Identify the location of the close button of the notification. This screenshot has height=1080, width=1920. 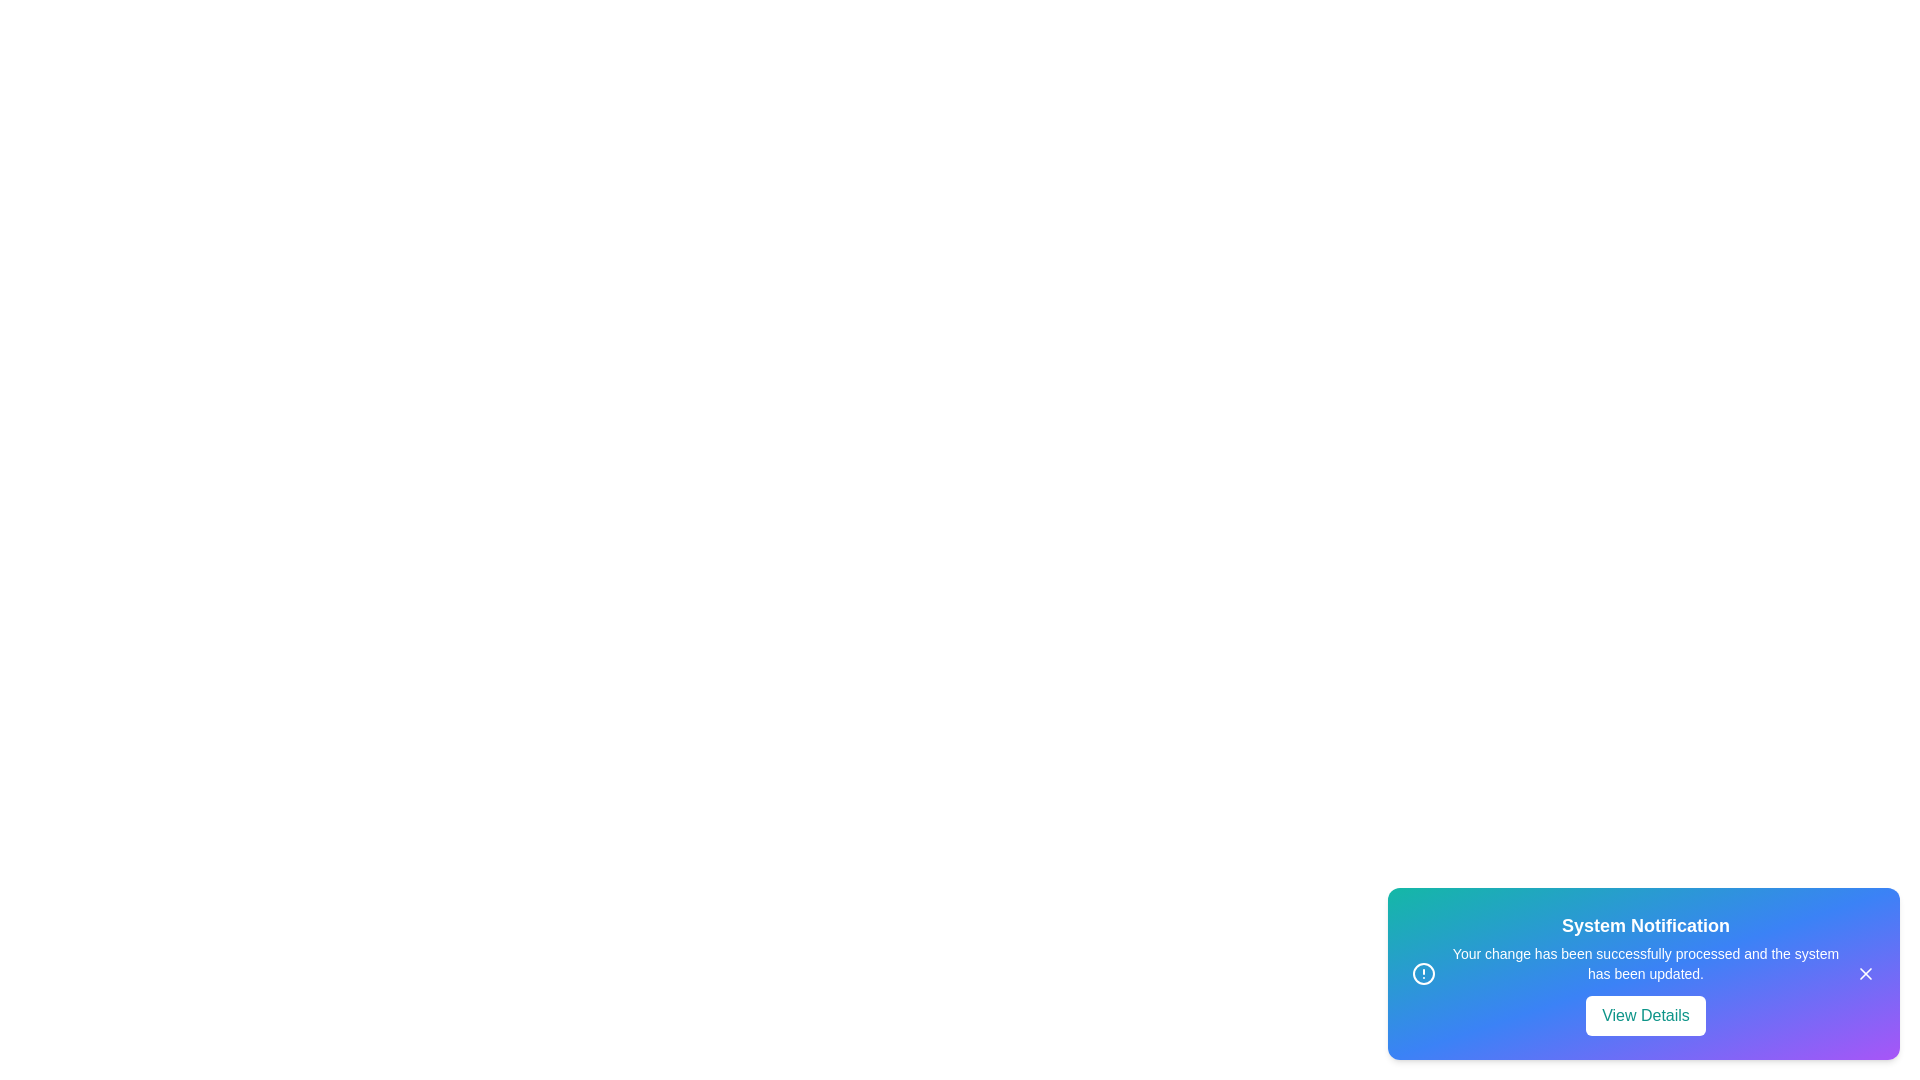
(1865, 973).